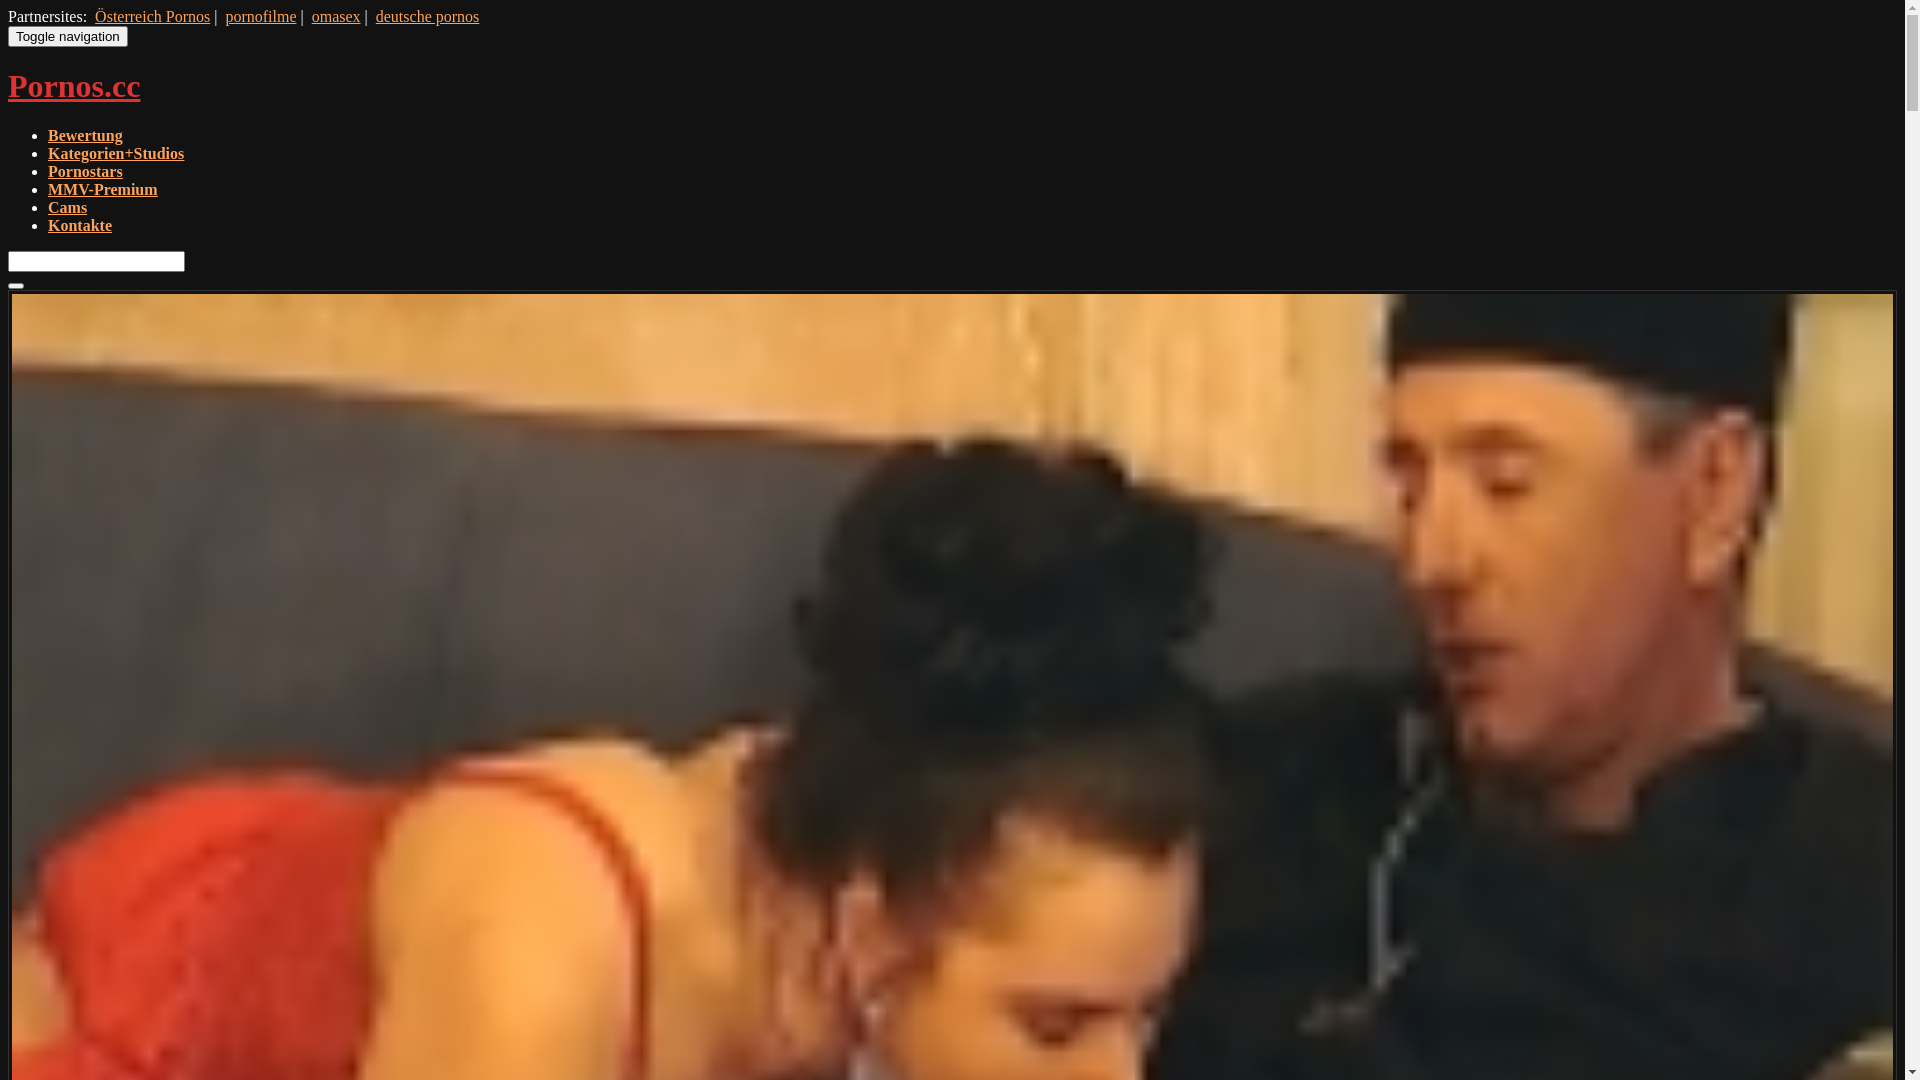 The image size is (1920, 1080). What do you see at coordinates (259, 16) in the screenshot?
I see `'pornofilme'` at bounding box center [259, 16].